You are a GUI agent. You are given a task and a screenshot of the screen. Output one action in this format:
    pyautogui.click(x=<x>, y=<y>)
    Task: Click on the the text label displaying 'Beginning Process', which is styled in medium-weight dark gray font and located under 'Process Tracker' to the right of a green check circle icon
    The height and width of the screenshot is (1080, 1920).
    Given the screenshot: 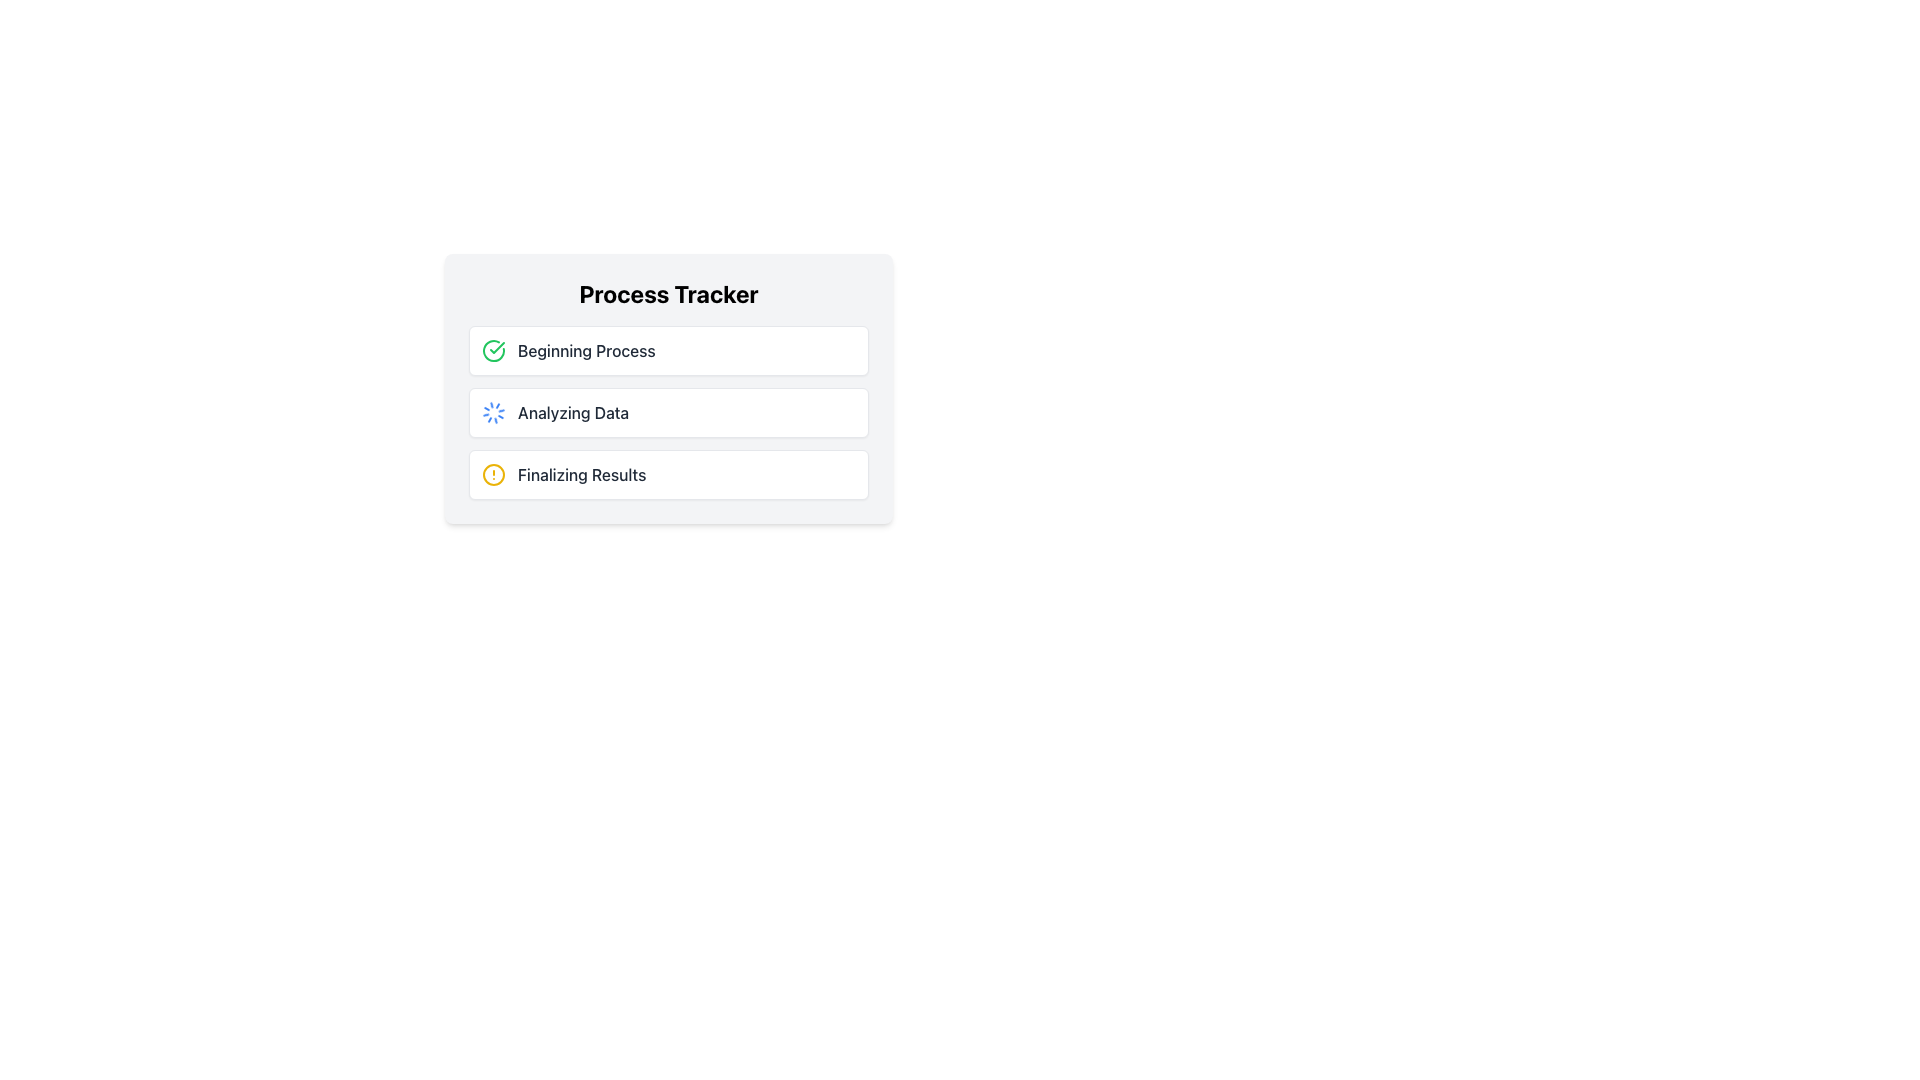 What is the action you would take?
    pyautogui.click(x=585, y=350)
    